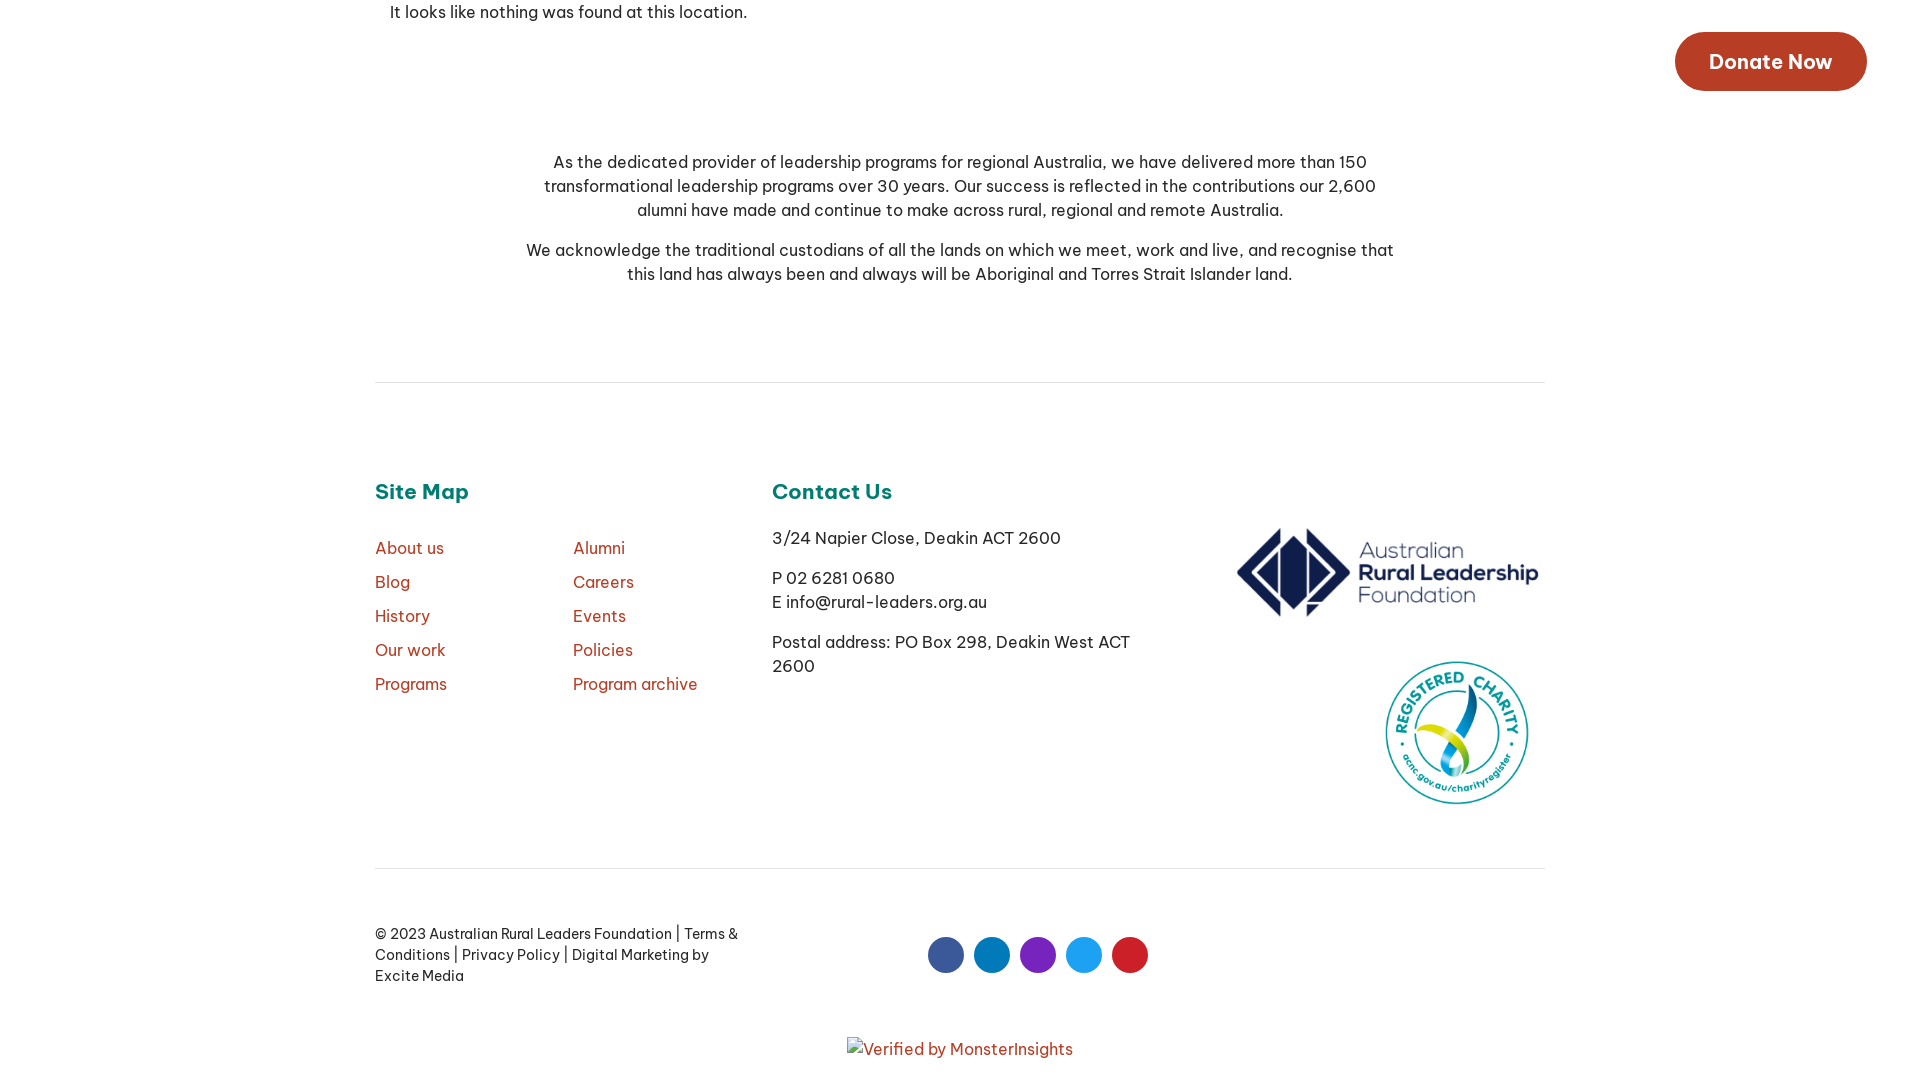  Describe the element at coordinates (662, 582) in the screenshot. I see `'Careers'` at that location.